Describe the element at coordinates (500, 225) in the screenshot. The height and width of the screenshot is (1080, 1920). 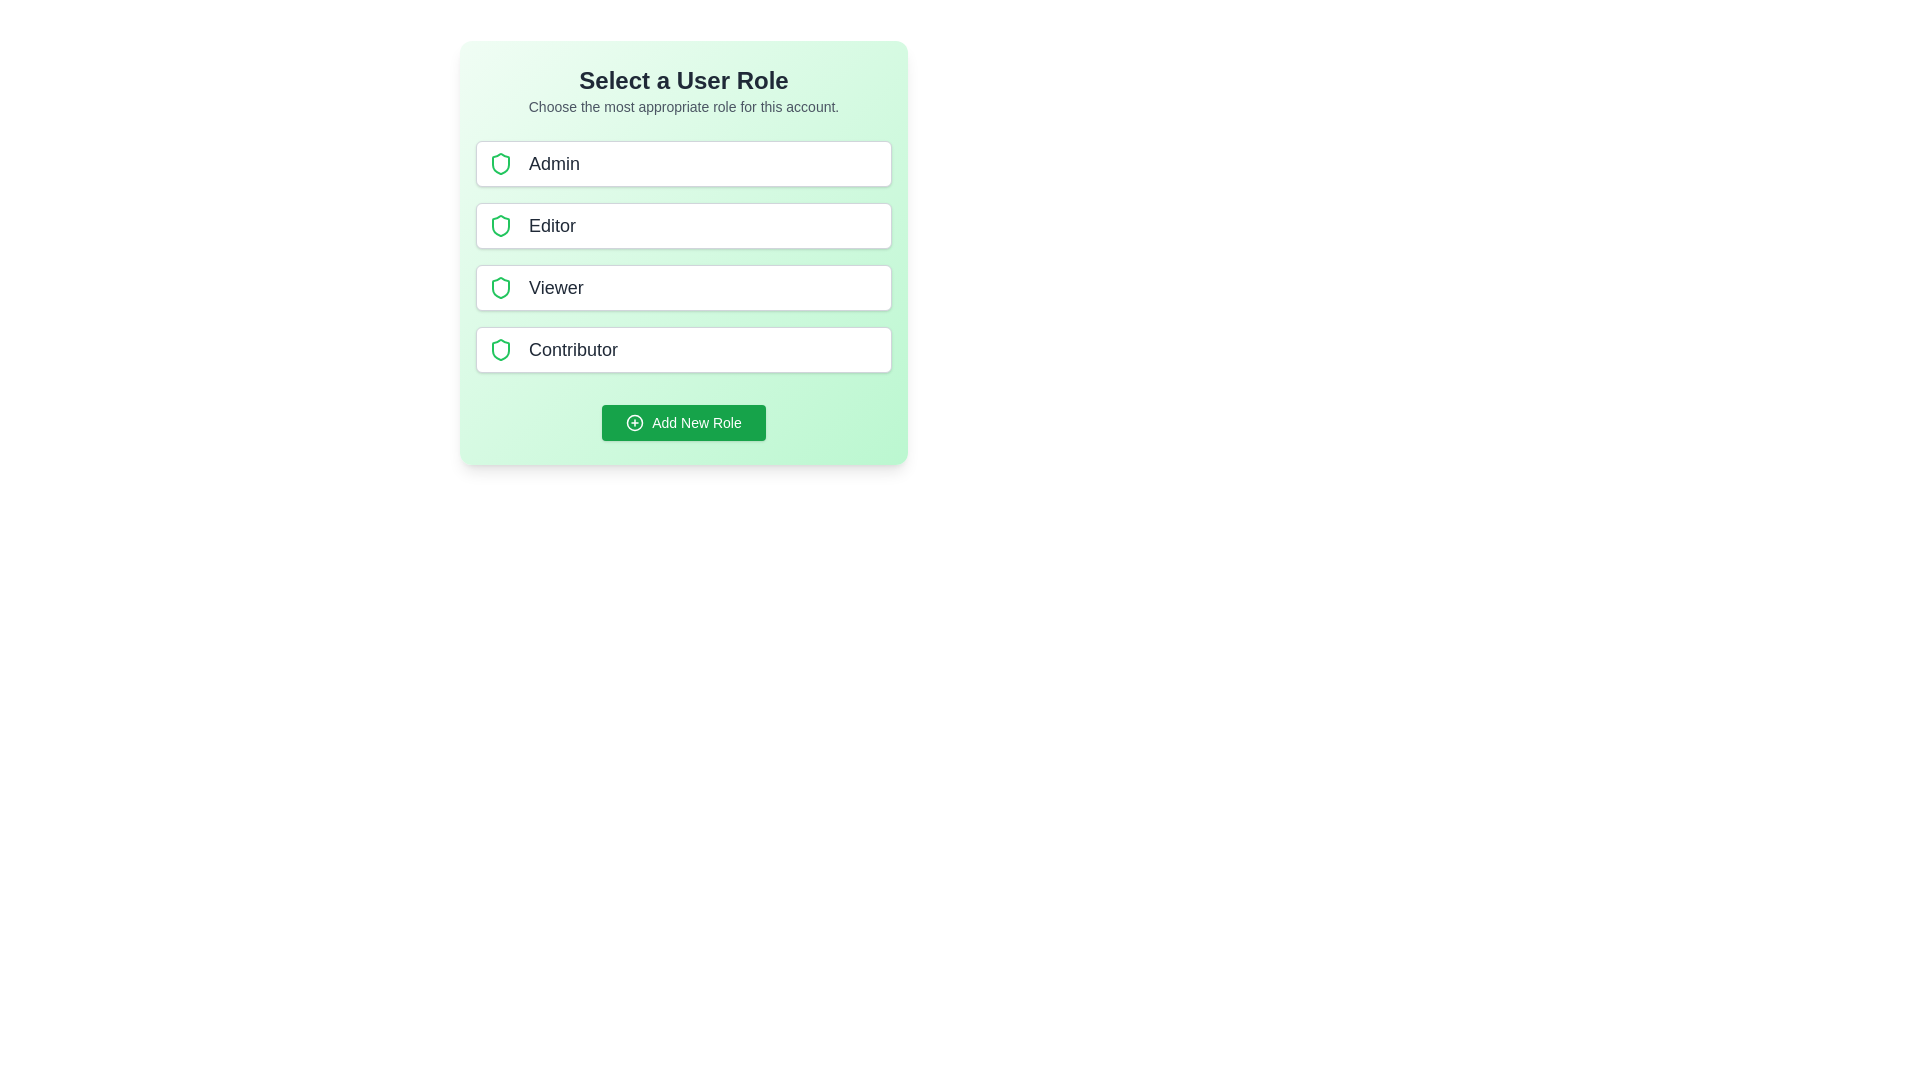
I see `the icon next to the role Editor for examination` at that location.